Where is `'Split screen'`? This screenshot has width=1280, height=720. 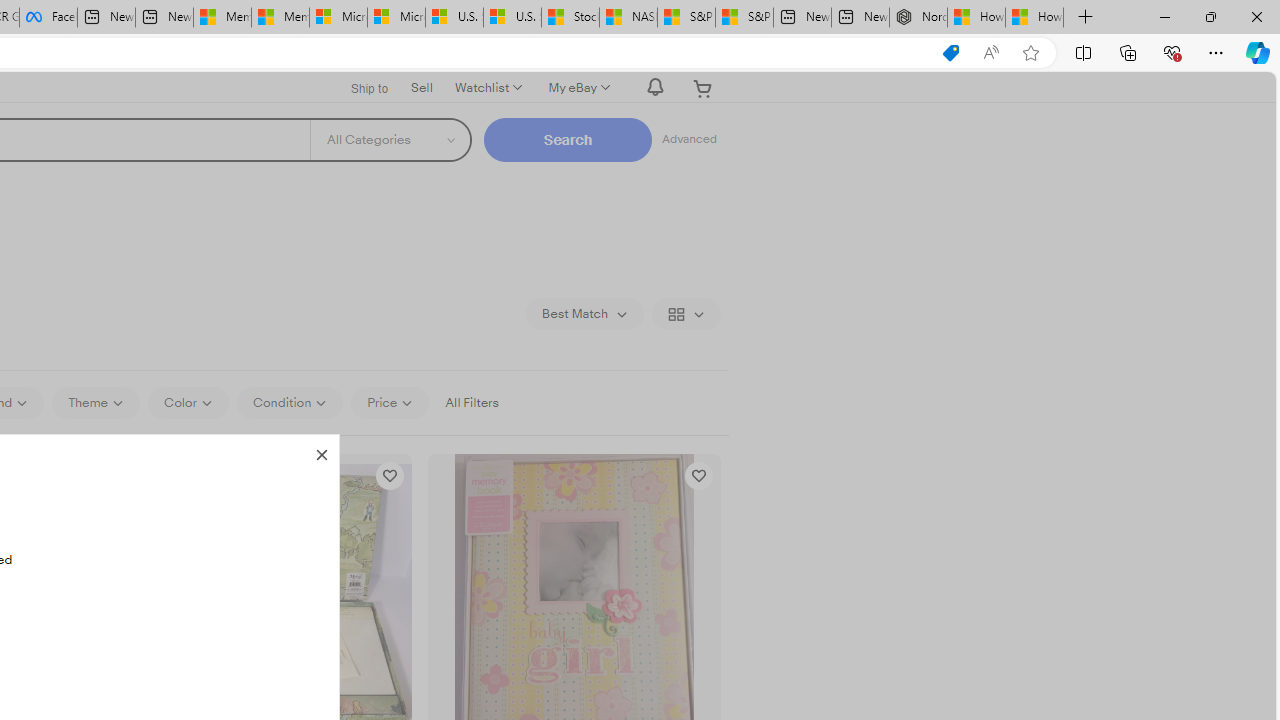
'Split screen' is located at coordinates (1082, 51).